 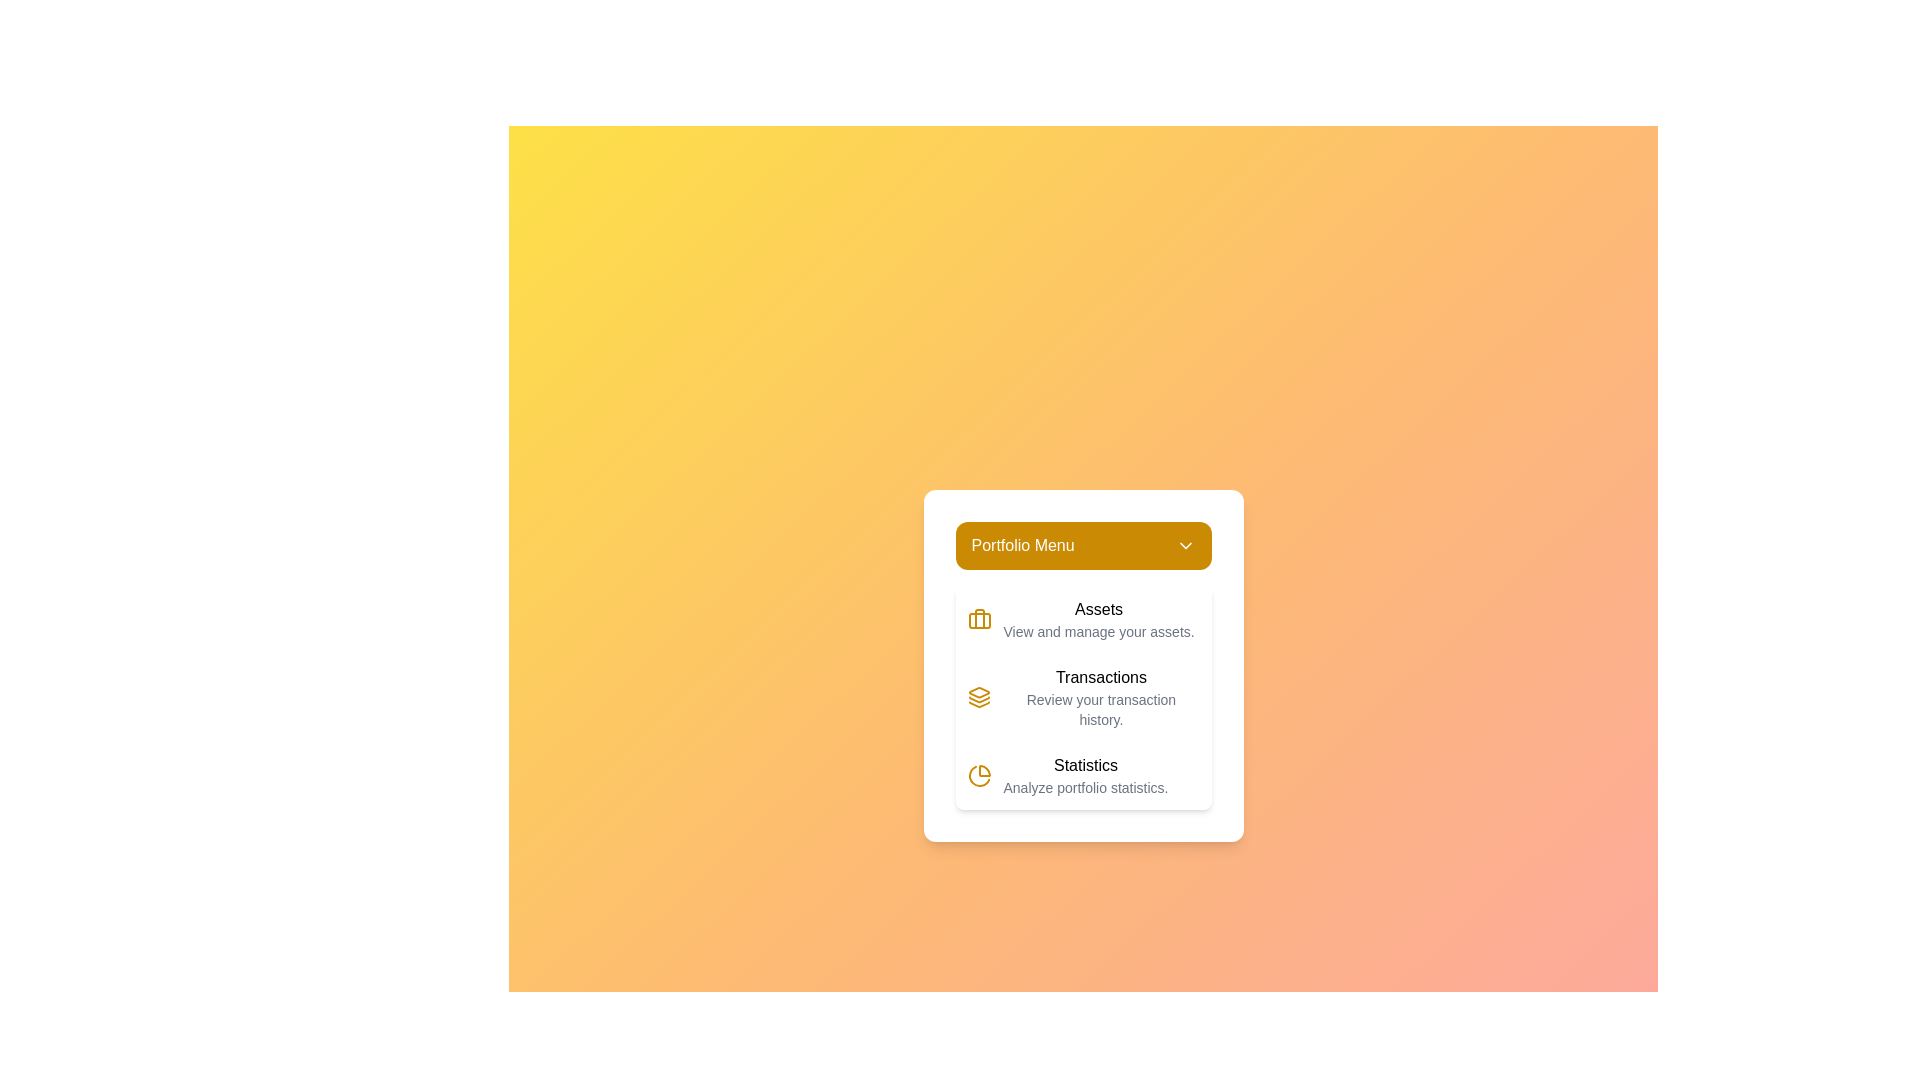 I want to click on the toggle button to toggle the menu visibility, so click(x=1082, y=546).